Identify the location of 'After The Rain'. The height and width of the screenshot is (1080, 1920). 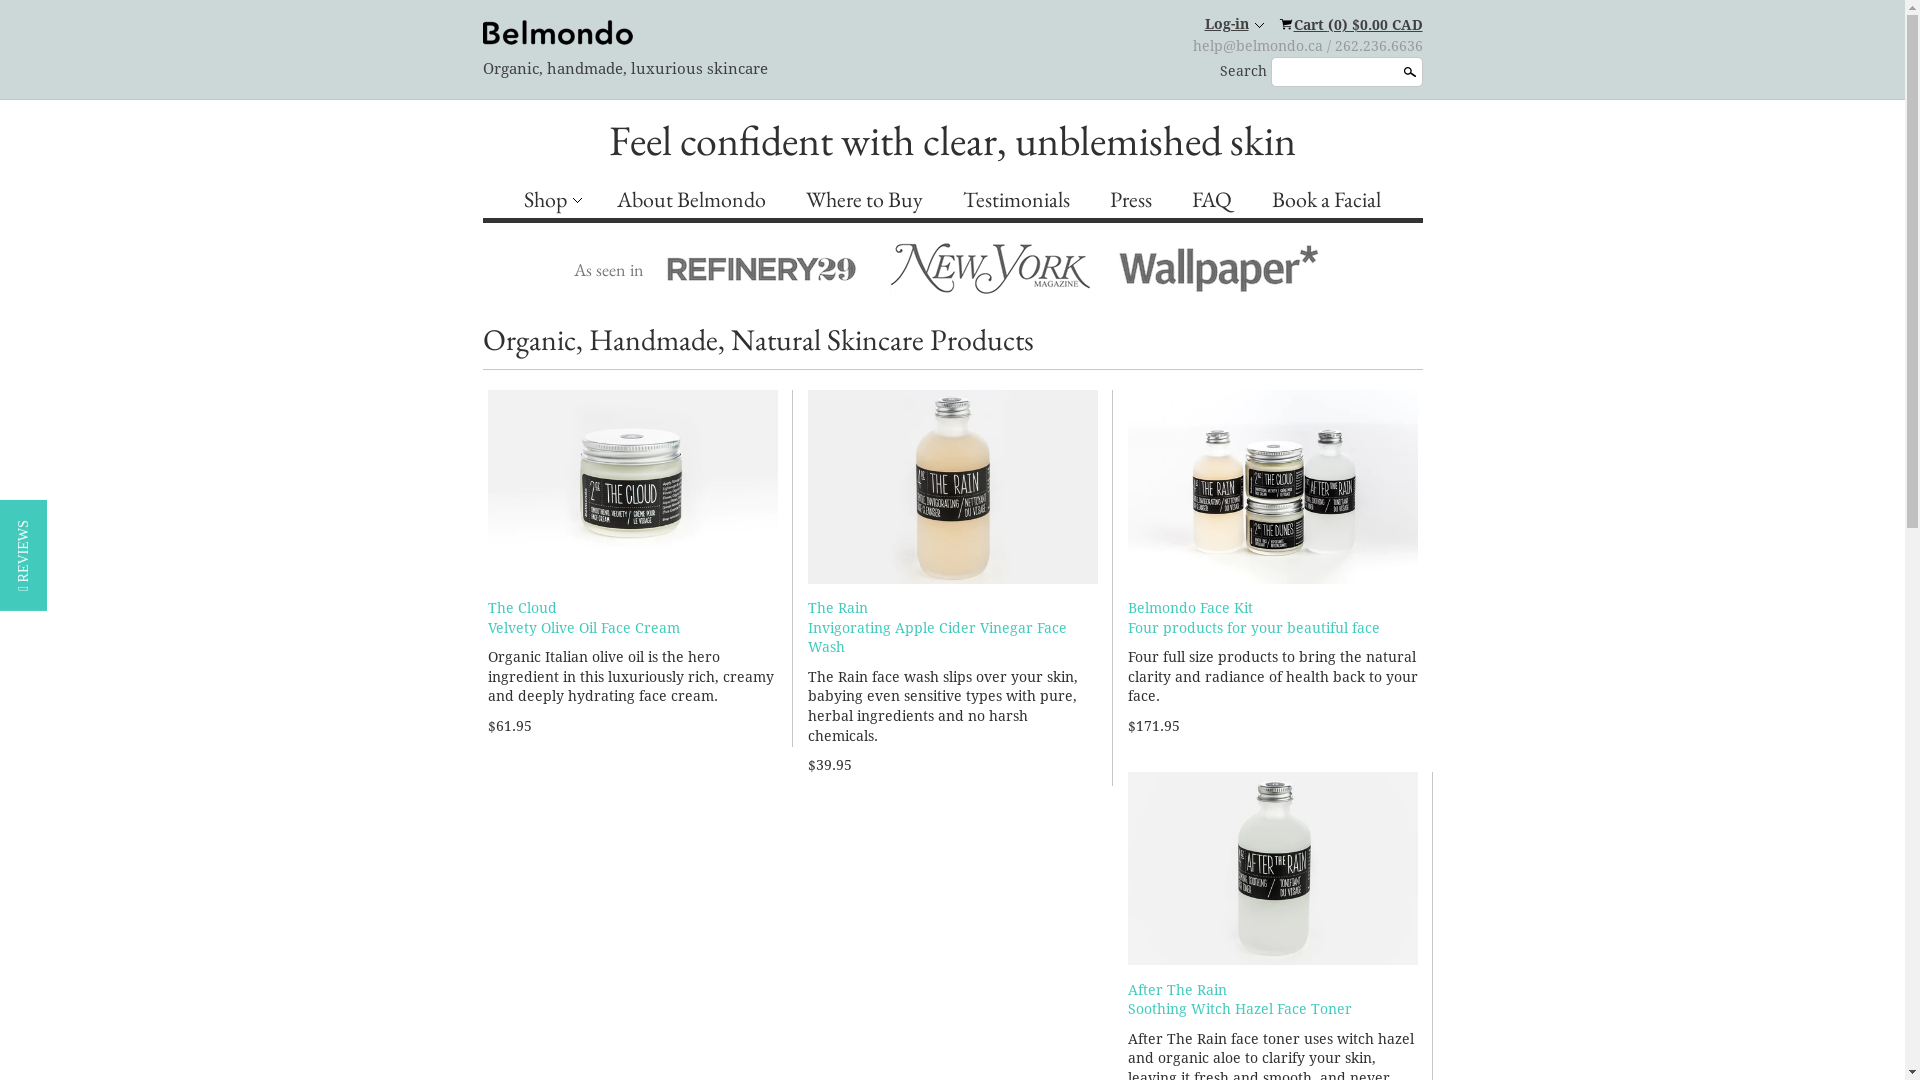
(1177, 990).